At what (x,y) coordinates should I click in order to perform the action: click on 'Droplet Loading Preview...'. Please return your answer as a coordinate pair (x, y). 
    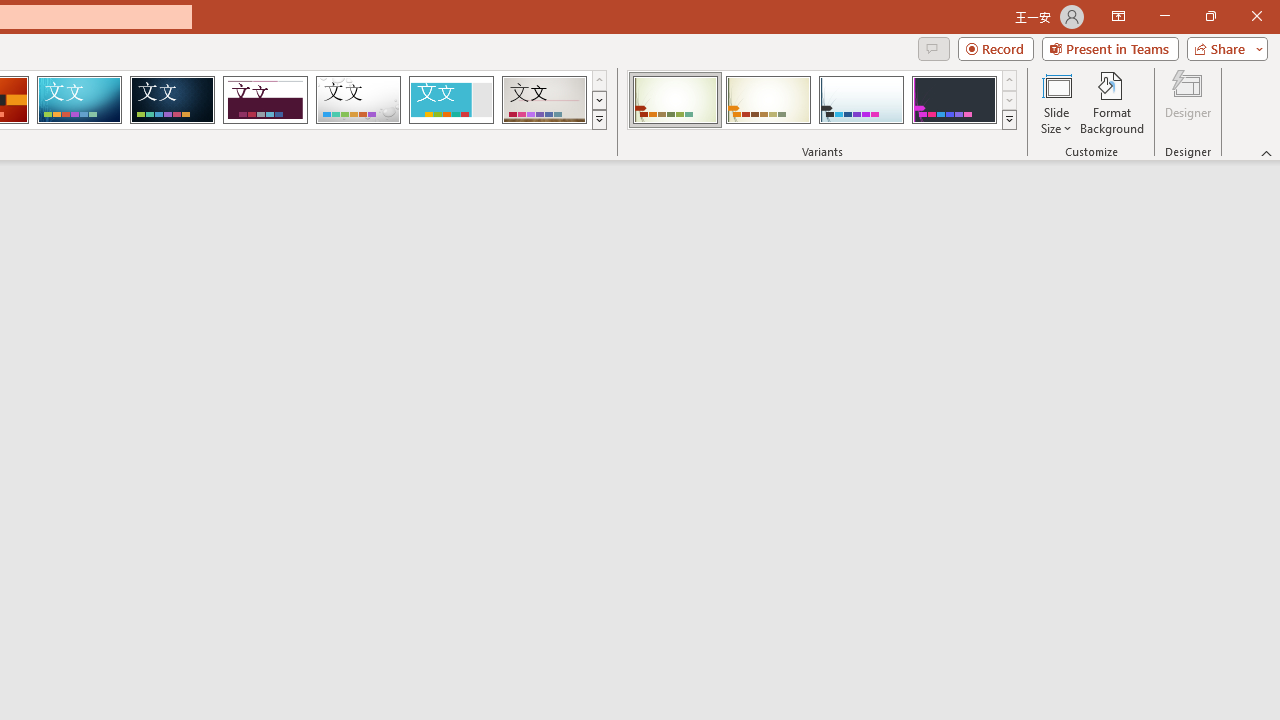
    Looking at the image, I should click on (358, 100).